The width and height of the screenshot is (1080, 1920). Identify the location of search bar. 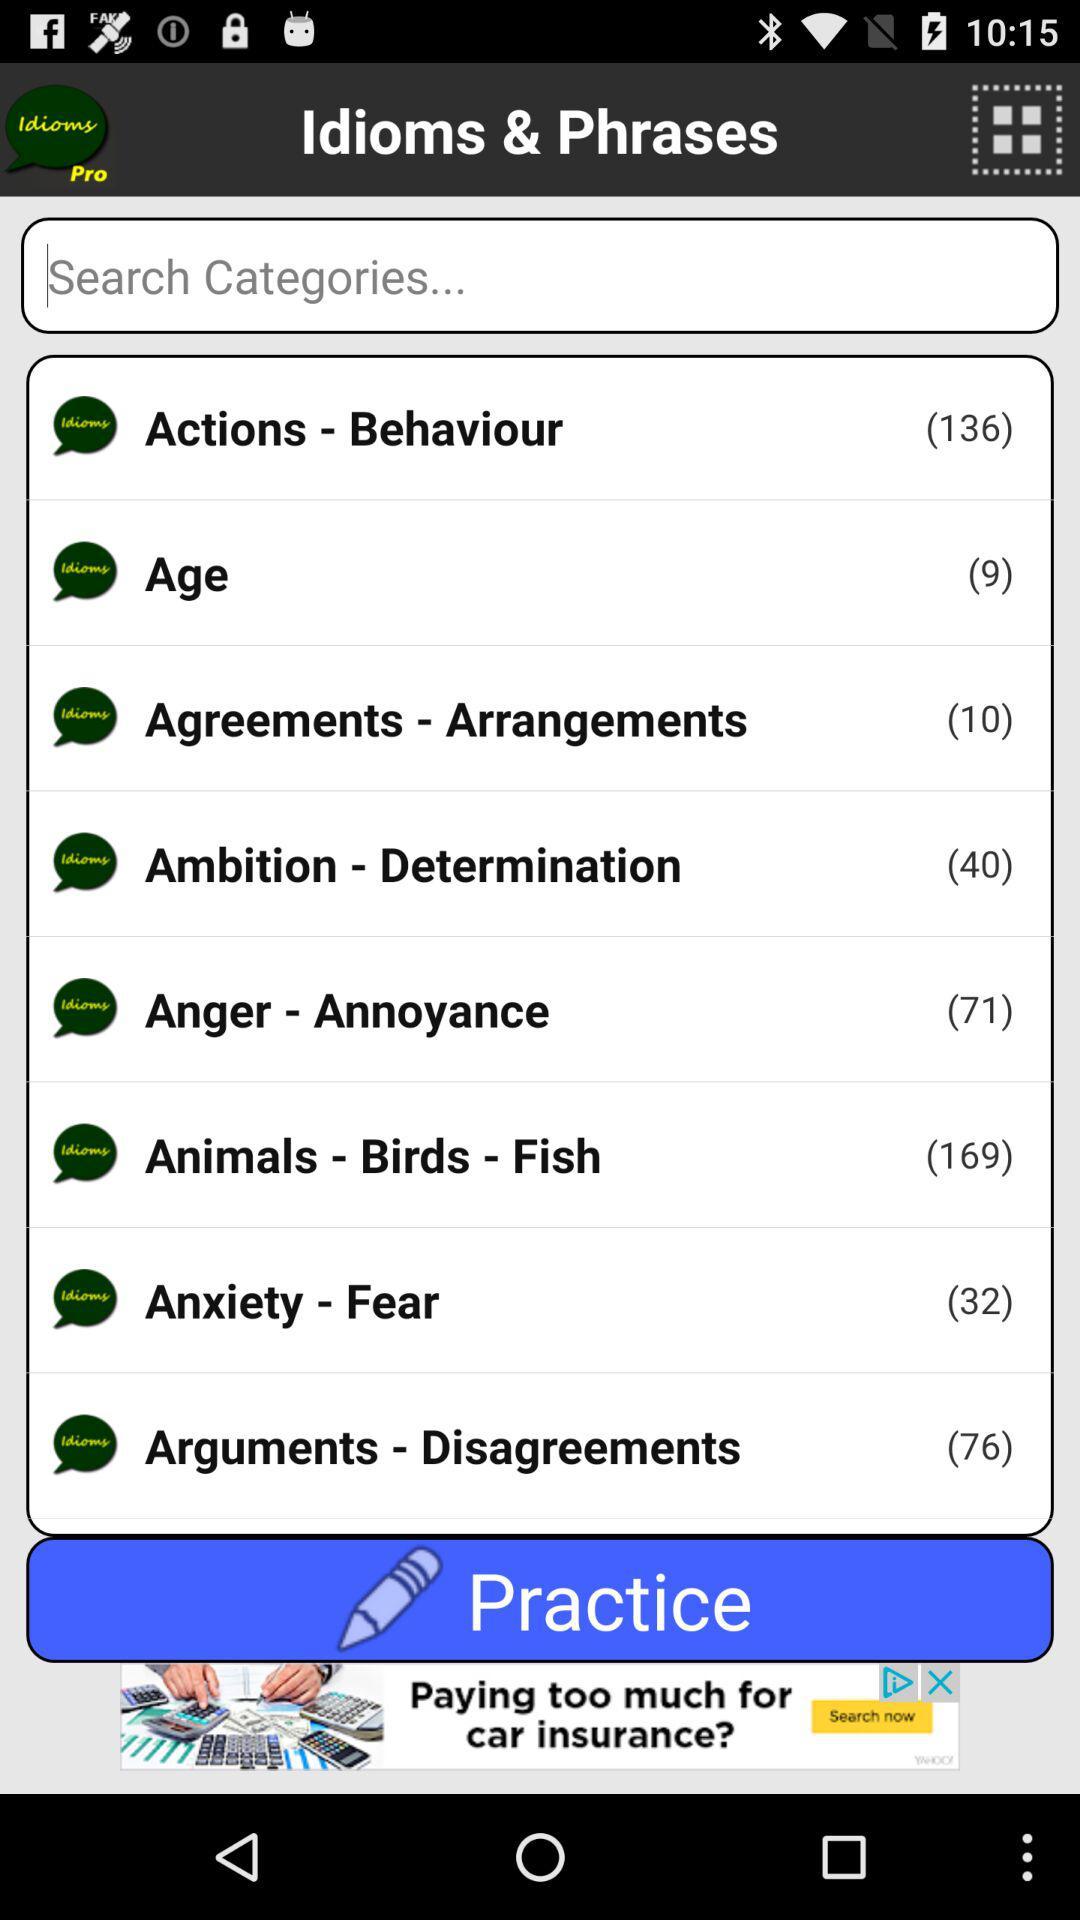
(540, 274).